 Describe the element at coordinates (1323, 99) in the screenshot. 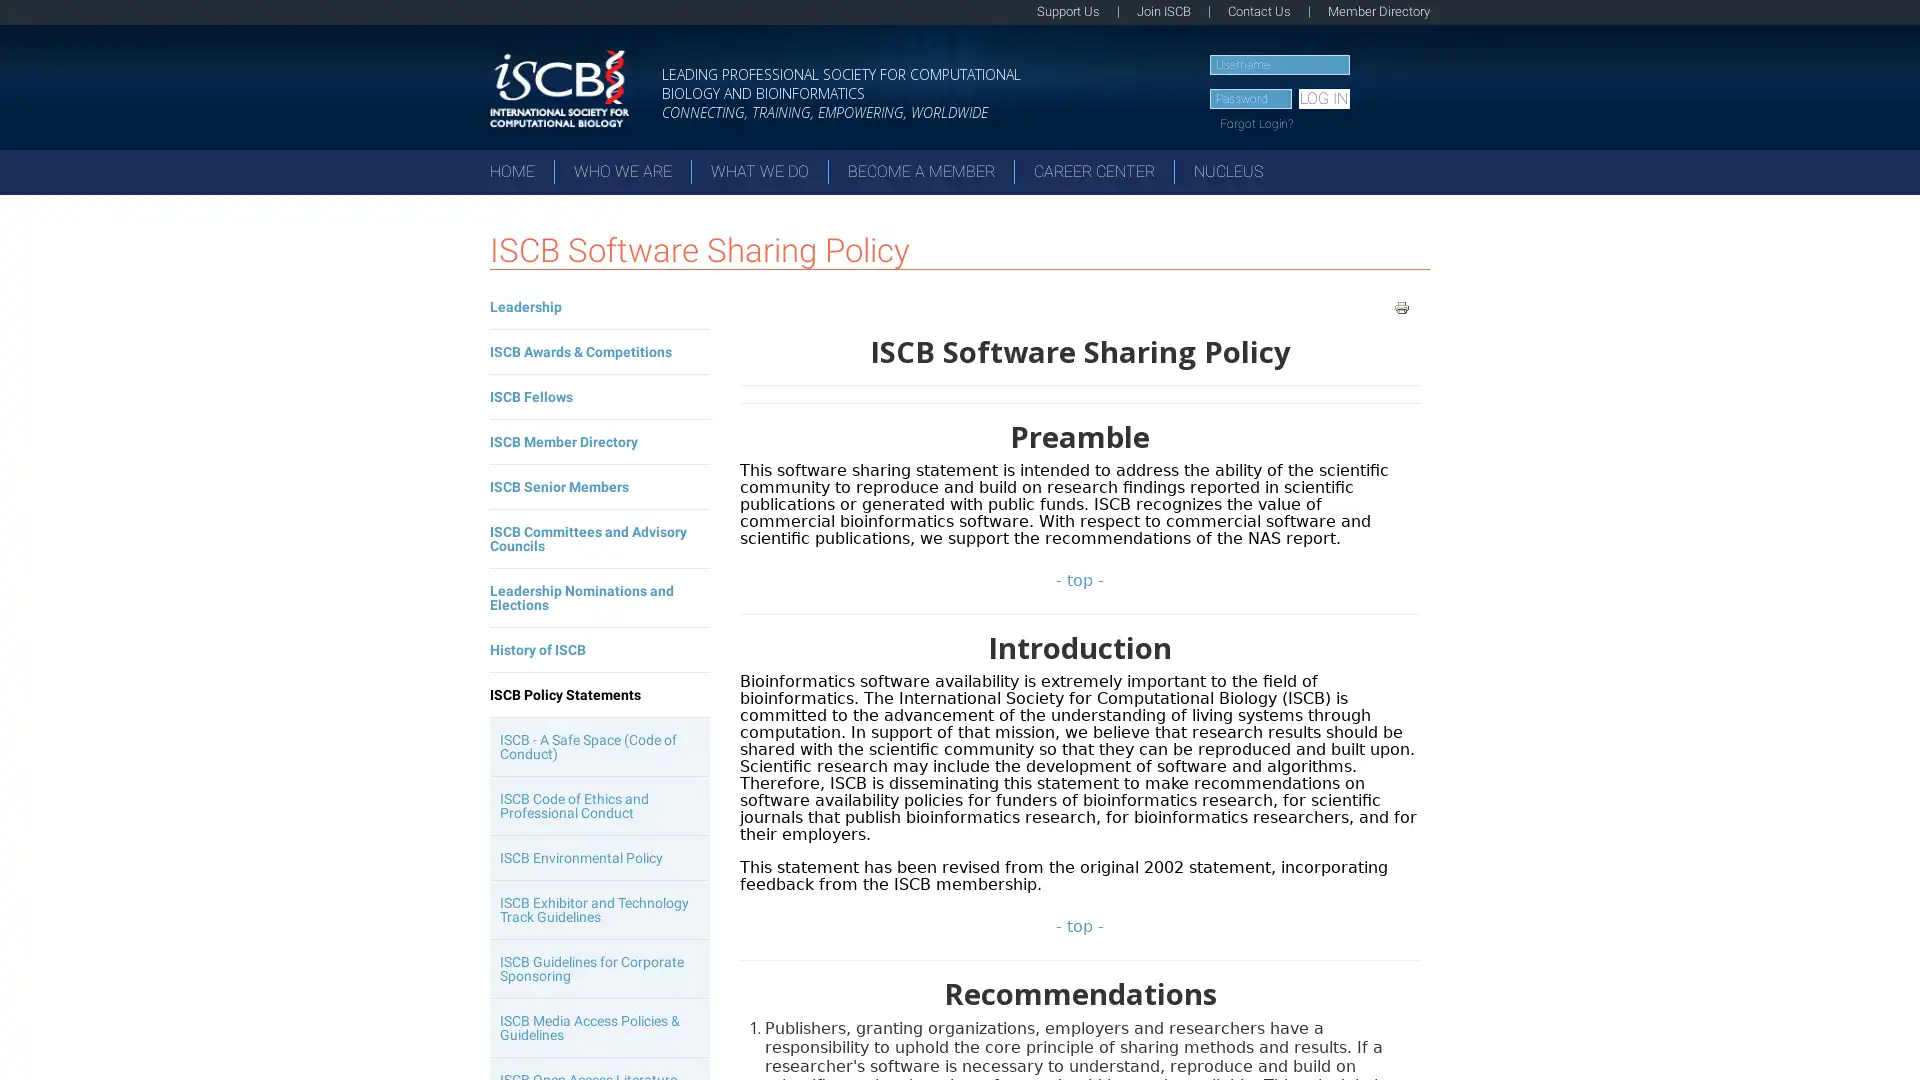

I see `LOG IN` at that location.